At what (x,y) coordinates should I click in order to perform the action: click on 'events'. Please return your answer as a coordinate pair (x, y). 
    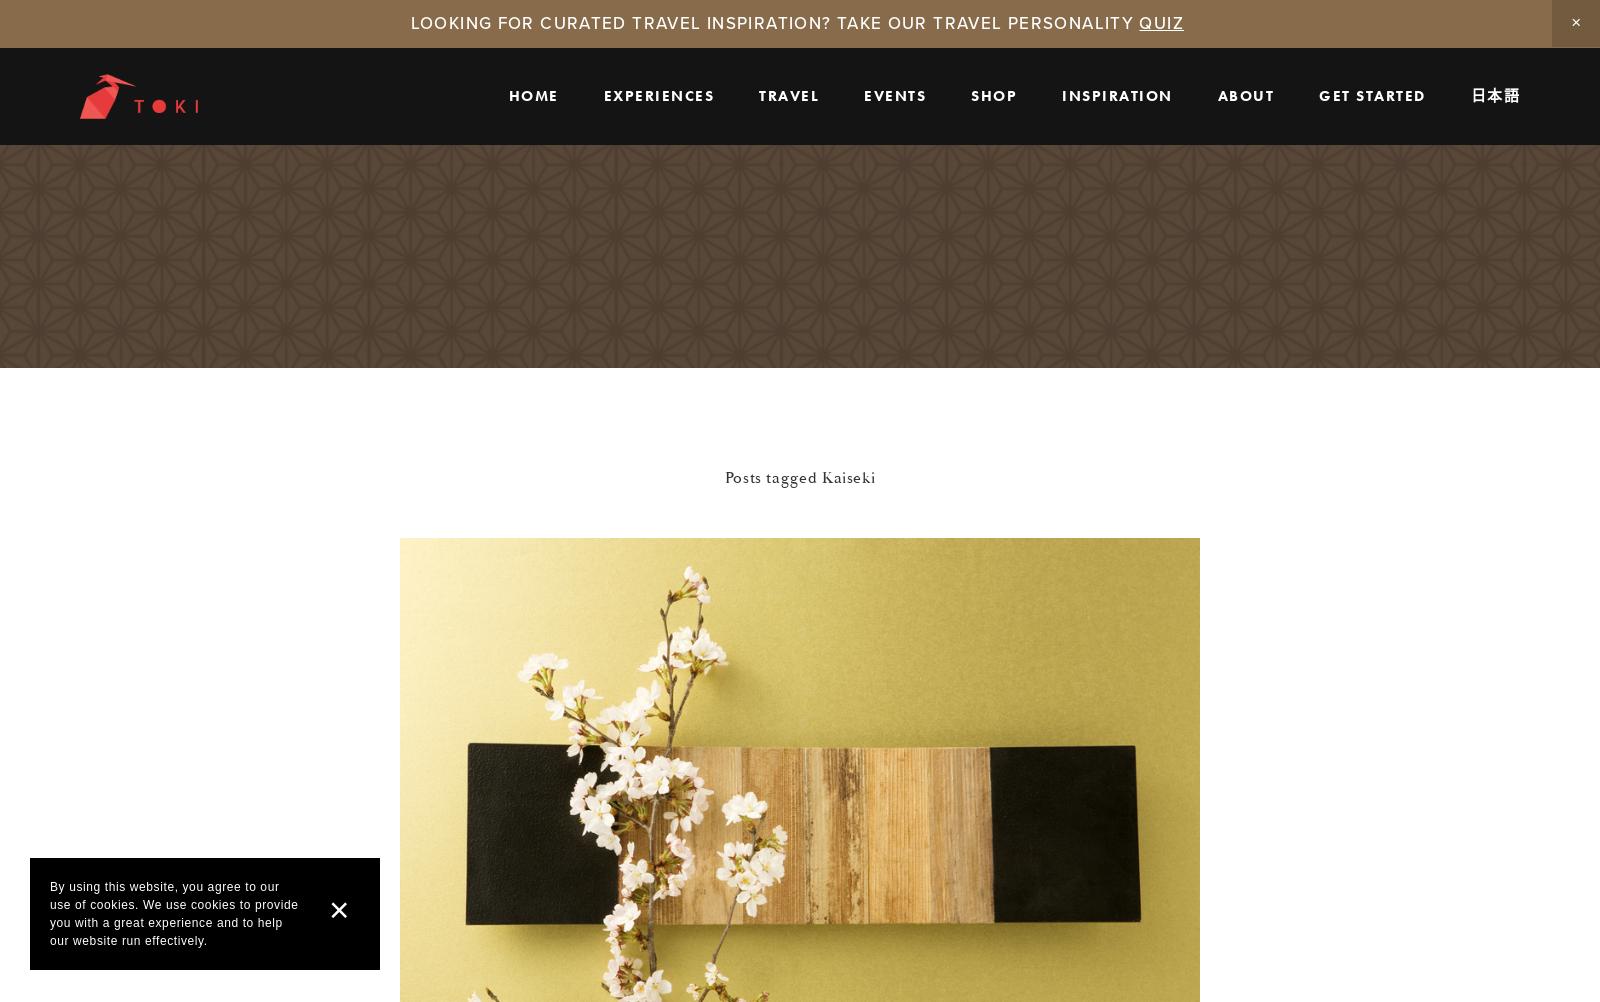
    Looking at the image, I should click on (894, 93).